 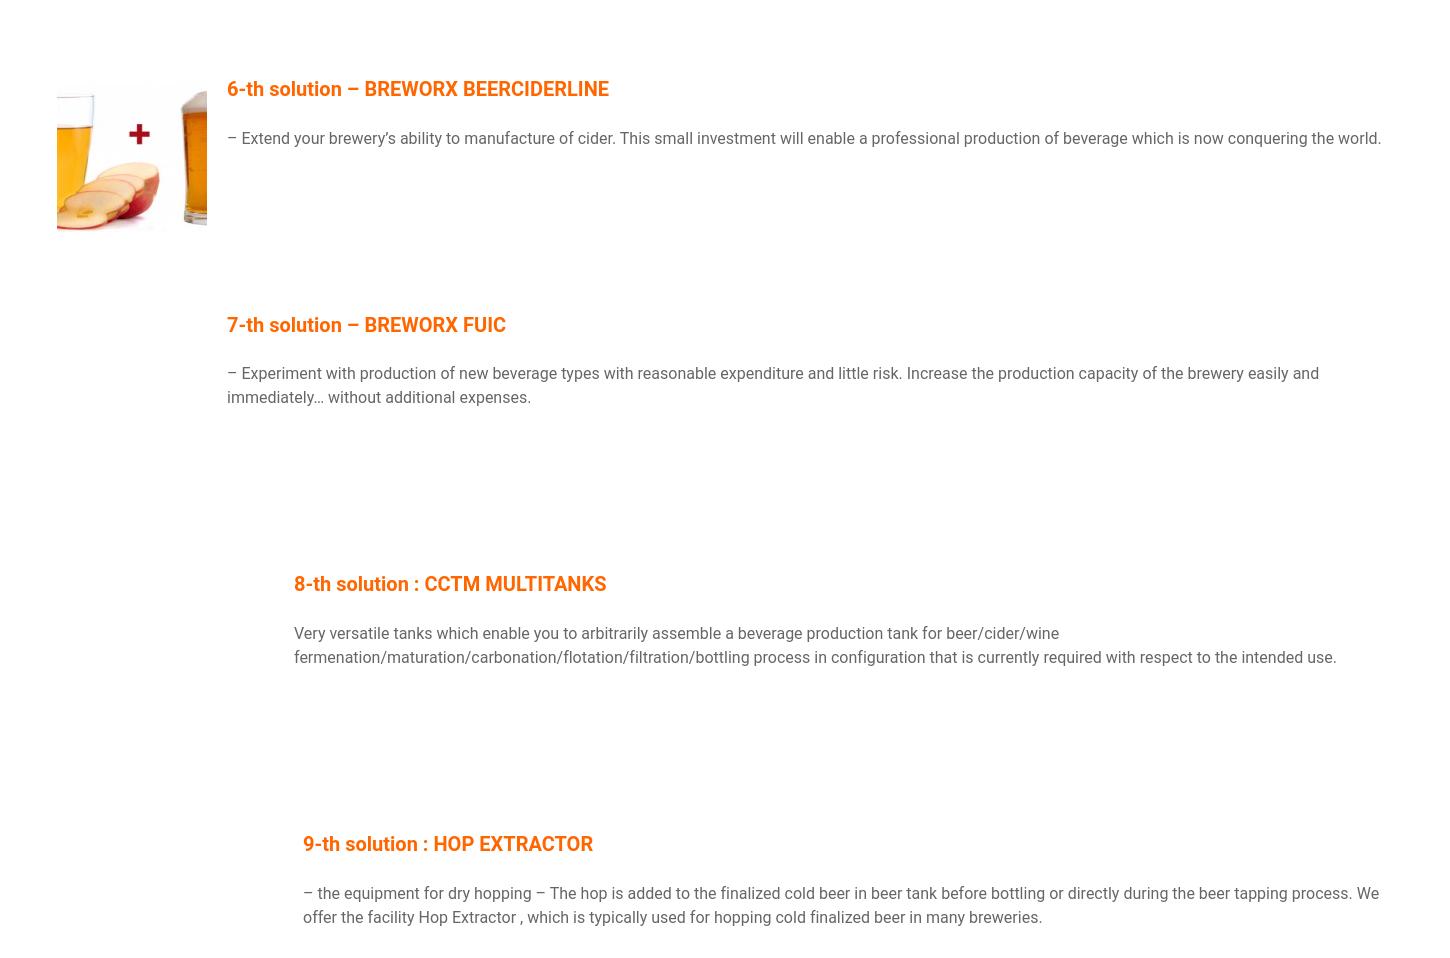 I want to click on 'Very versatile tanks which enable you to arbitrarily assemble a beverage production tank for beer/cider/wine fermenation/maturation/carbonation/flotation/filtration/bottling process in configuration that is currently required with respect to the intended use.', so click(x=815, y=644).